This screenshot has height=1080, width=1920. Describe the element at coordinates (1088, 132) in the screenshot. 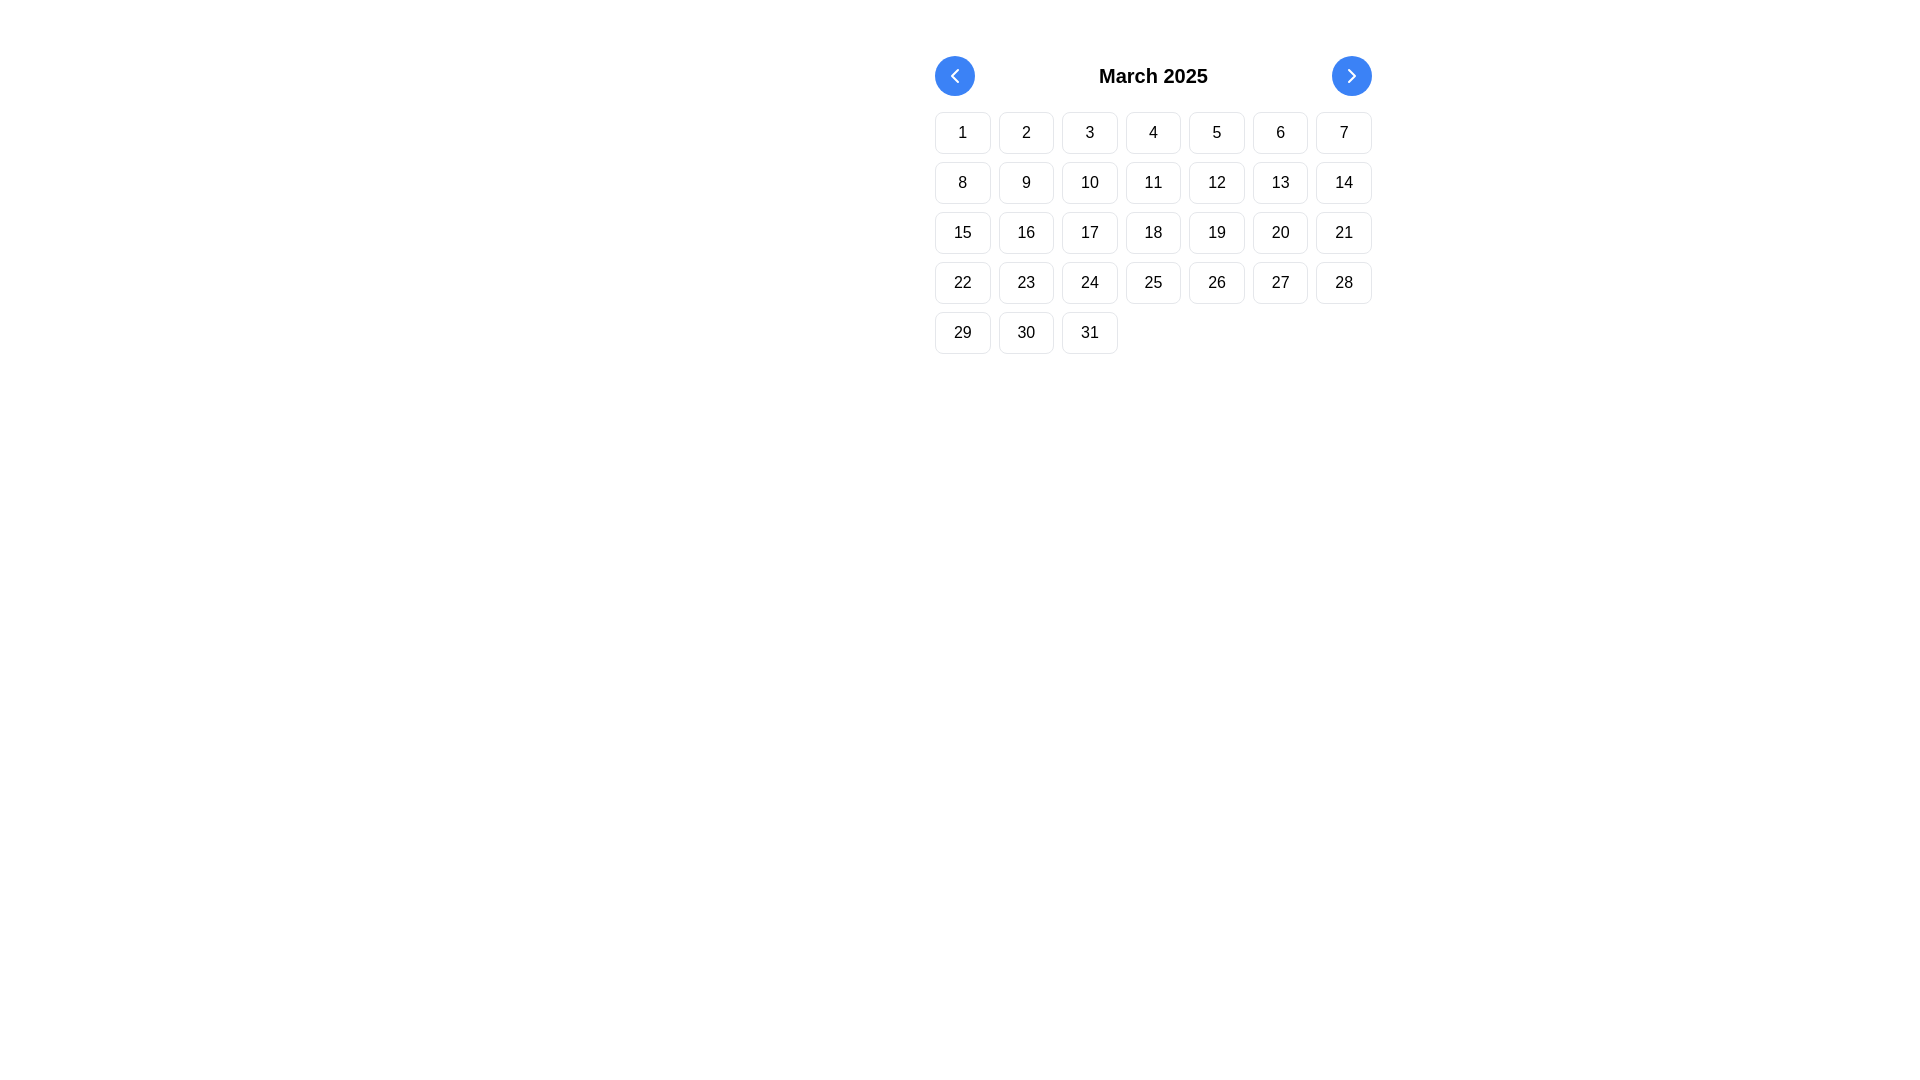

I see `the calendar day button labeled '3'` at that location.